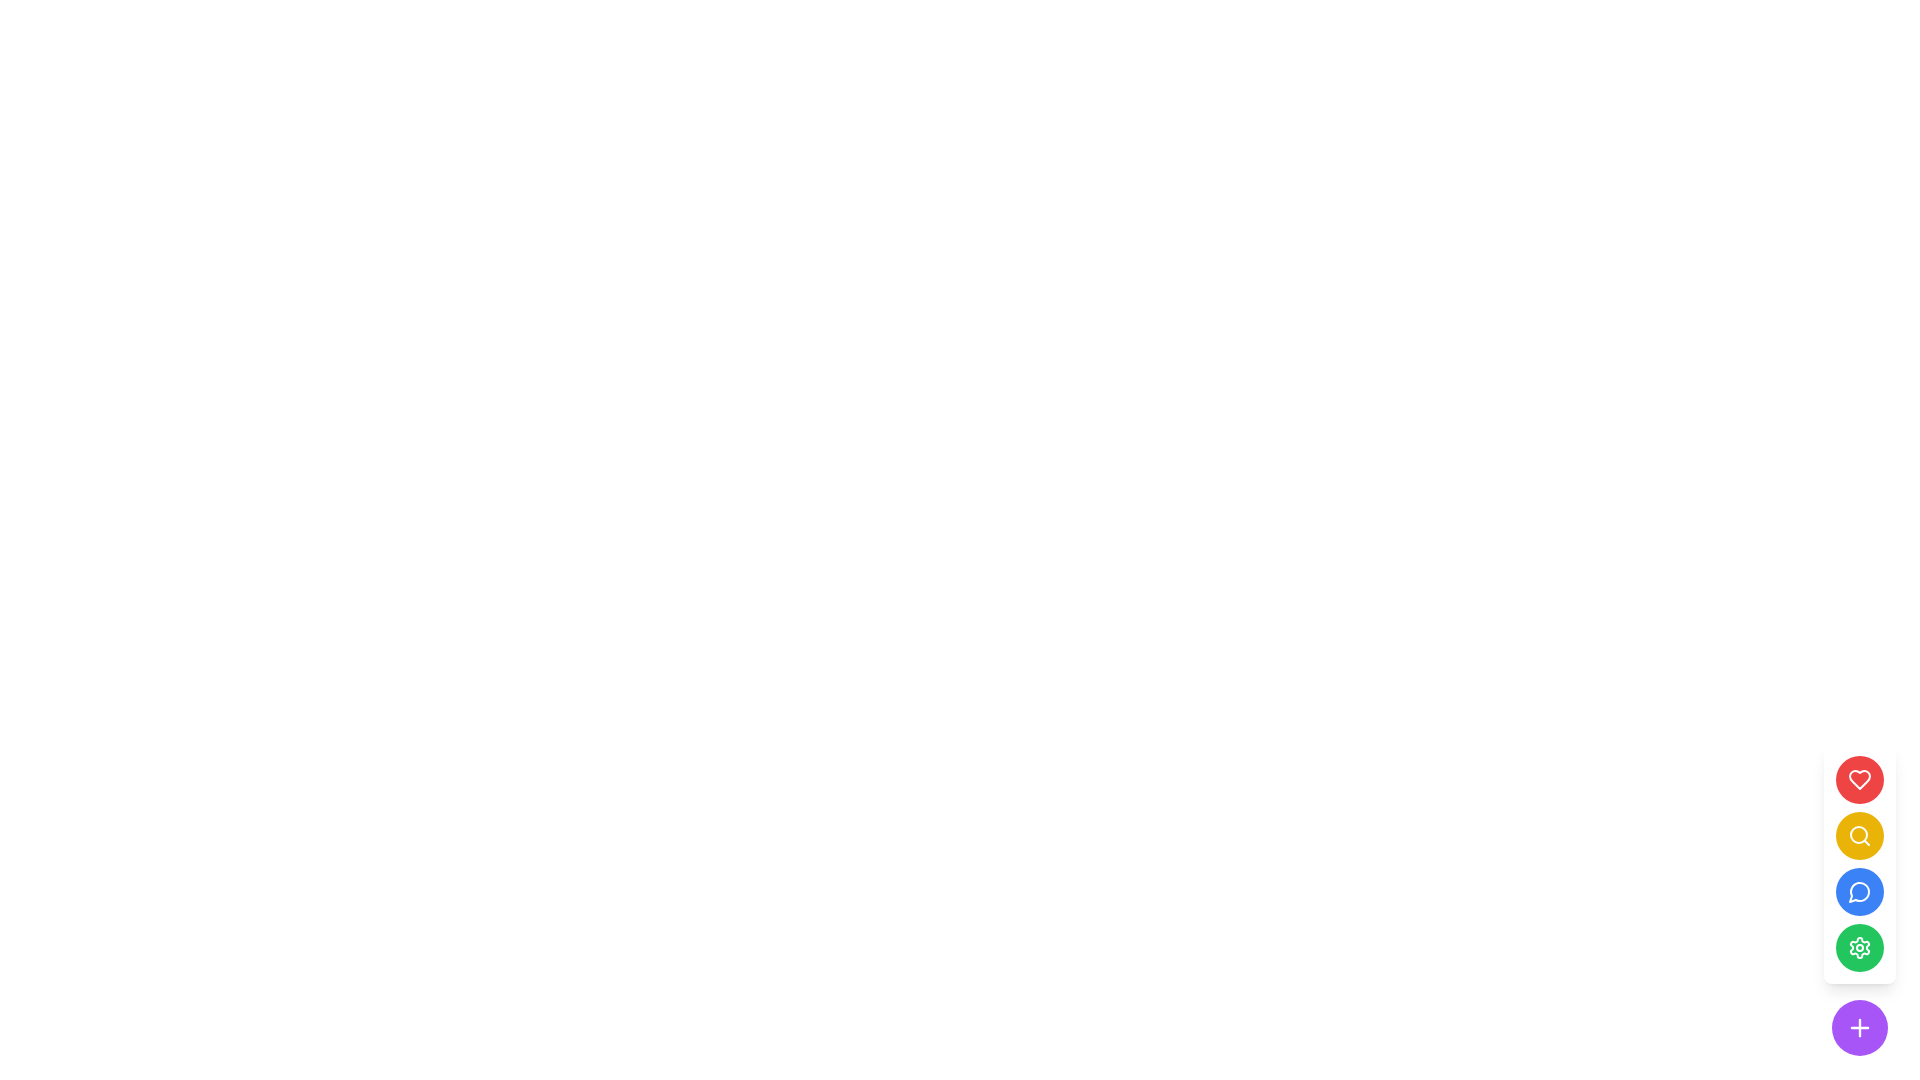 Image resolution: width=1920 pixels, height=1080 pixels. Describe the element at coordinates (1859, 778) in the screenshot. I see `the Icon button located at the top of the vertical stack of circular icons on the far right side of the interface` at that location.